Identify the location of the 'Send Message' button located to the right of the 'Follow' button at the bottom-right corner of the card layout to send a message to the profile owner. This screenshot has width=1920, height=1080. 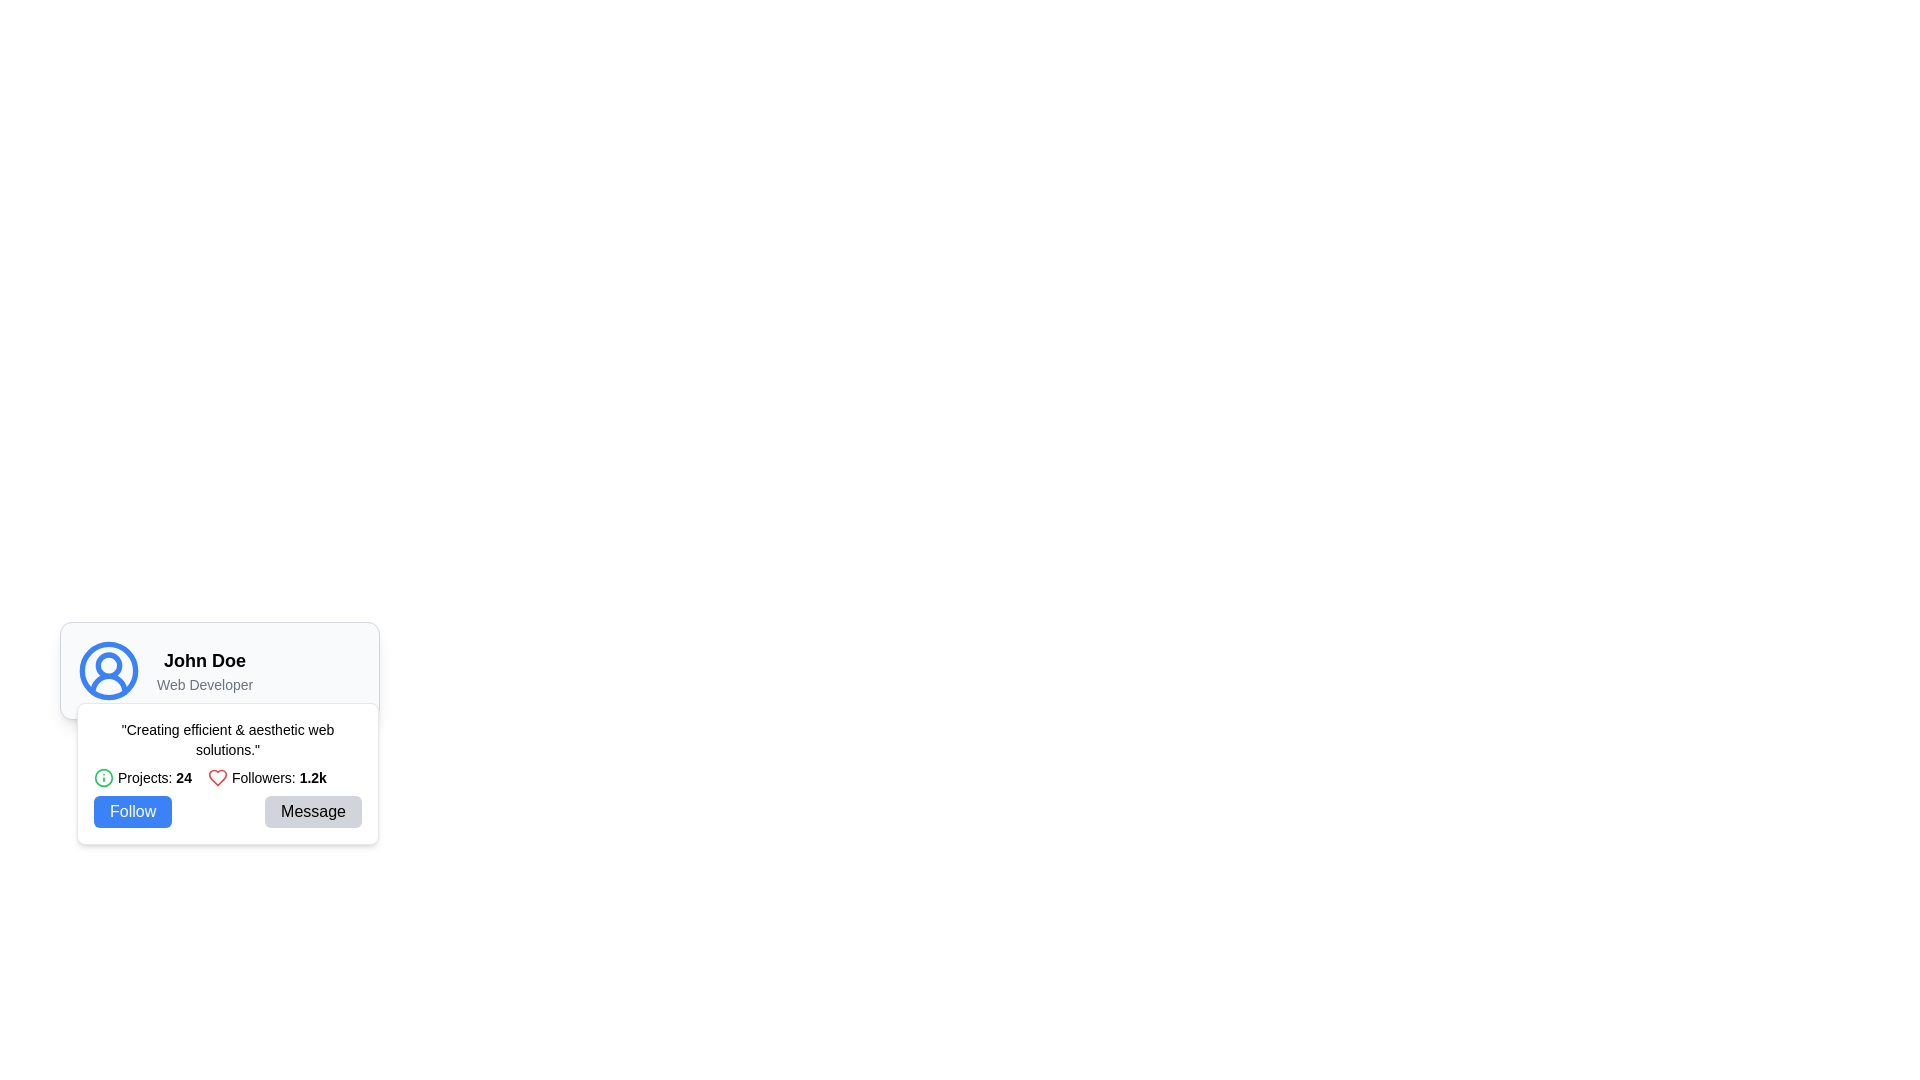
(312, 812).